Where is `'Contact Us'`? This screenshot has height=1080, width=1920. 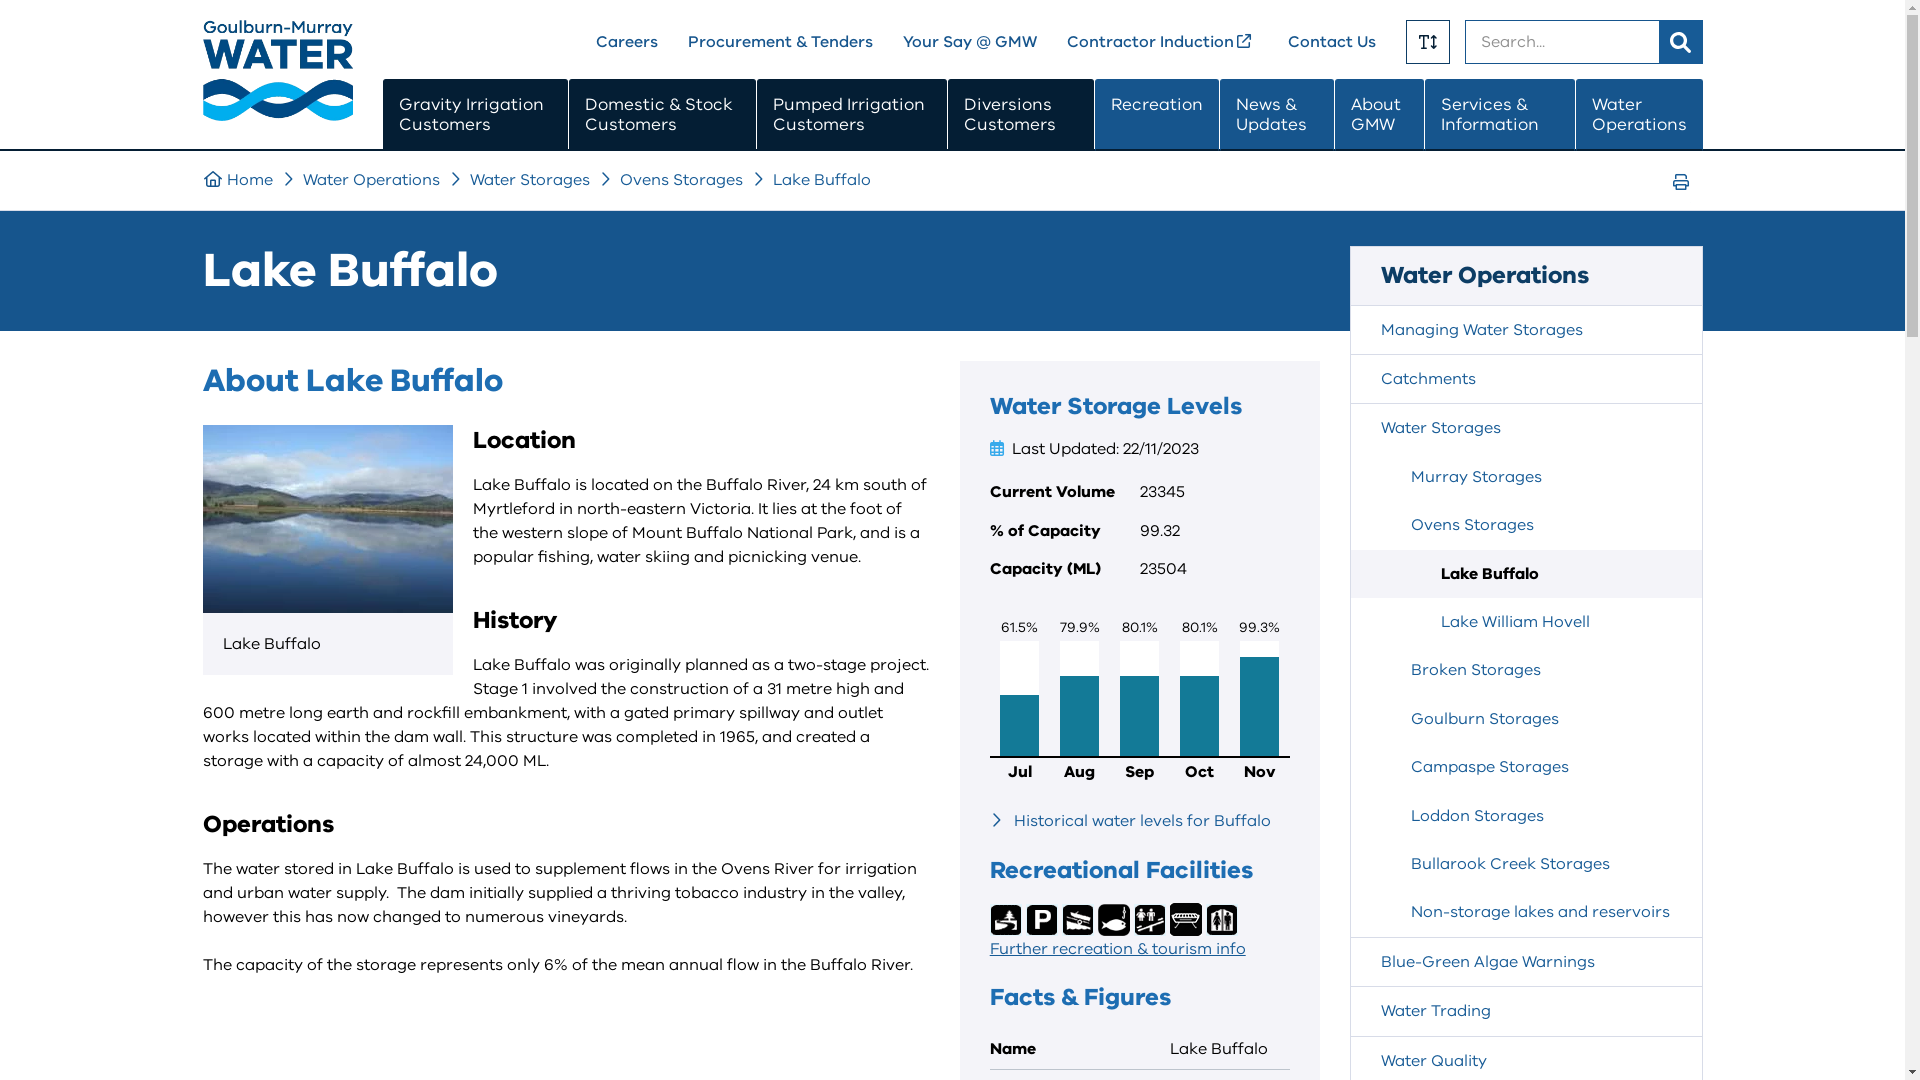 'Contact Us' is located at coordinates (1287, 42).